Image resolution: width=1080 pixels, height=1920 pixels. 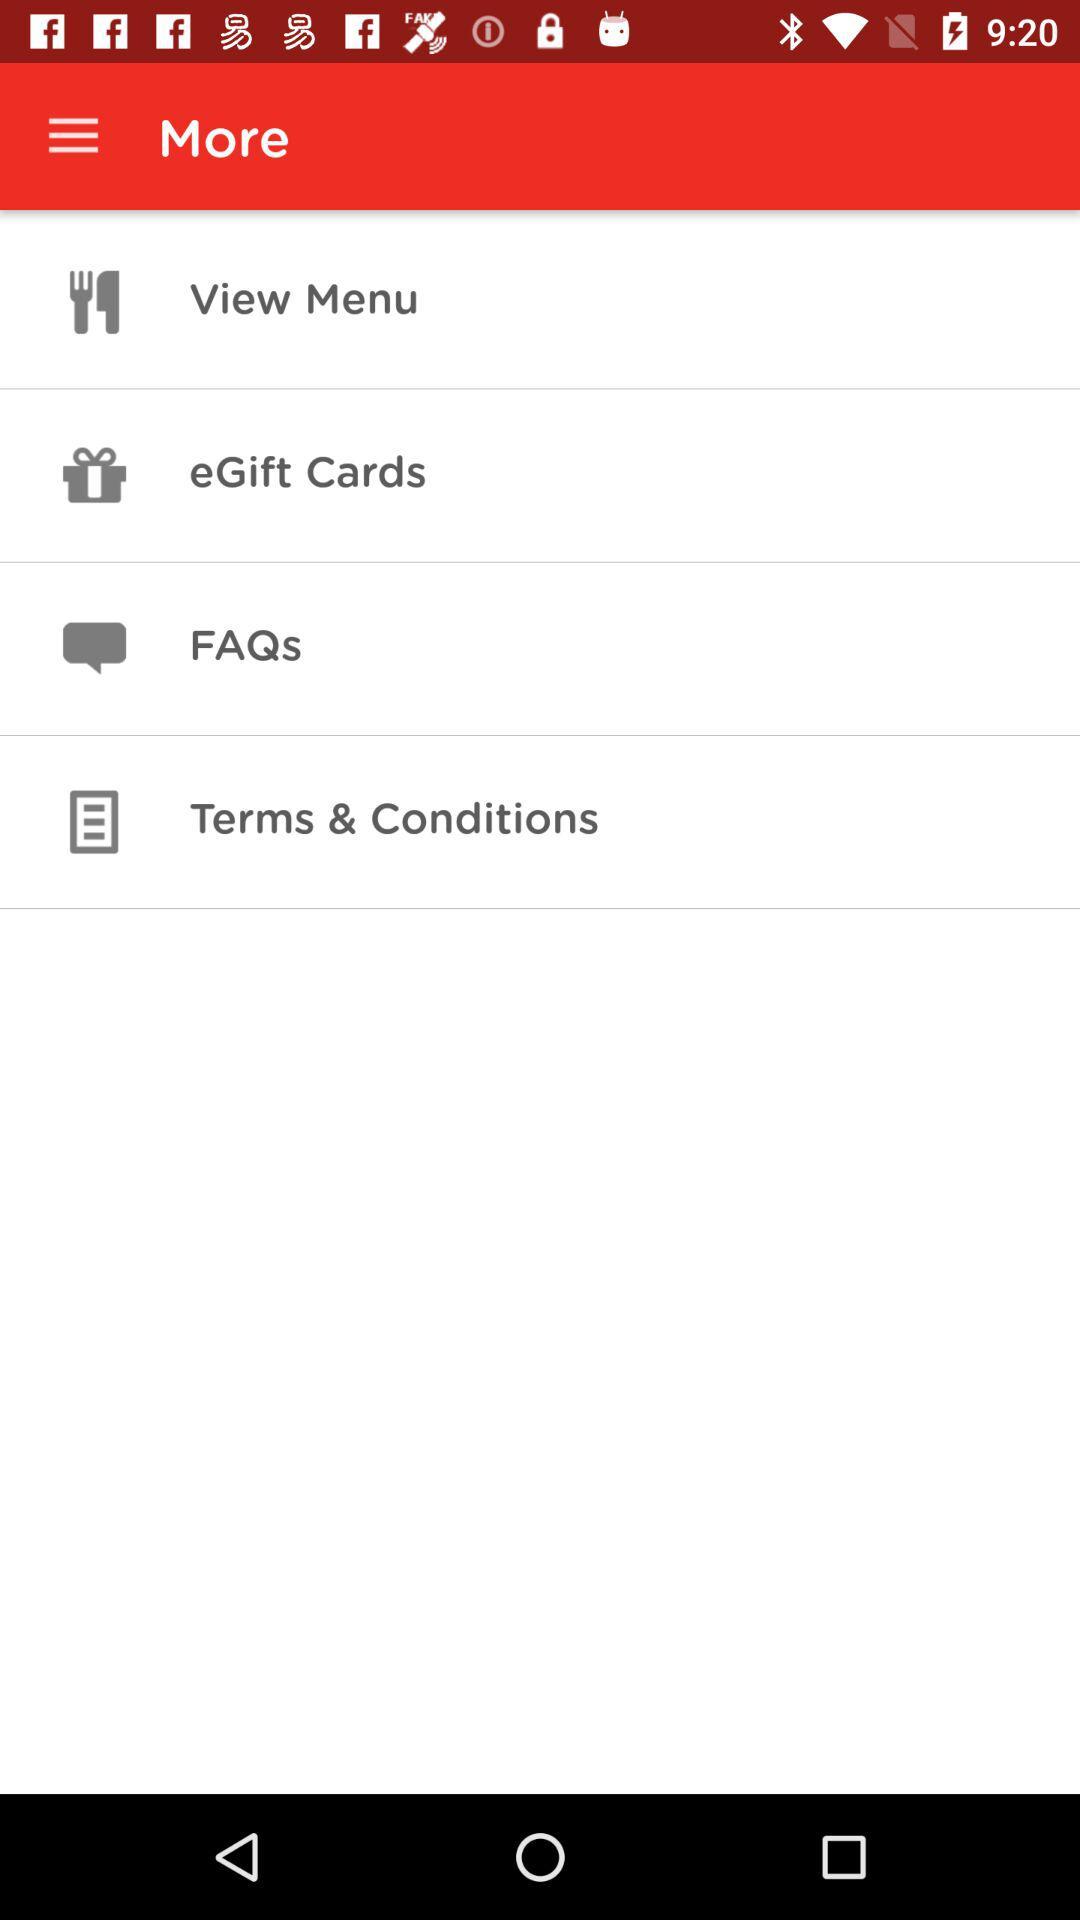 What do you see at coordinates (244, 648) in the screenshot?
I see `the icon above terms & conditions` at bounding box center [244, 648].